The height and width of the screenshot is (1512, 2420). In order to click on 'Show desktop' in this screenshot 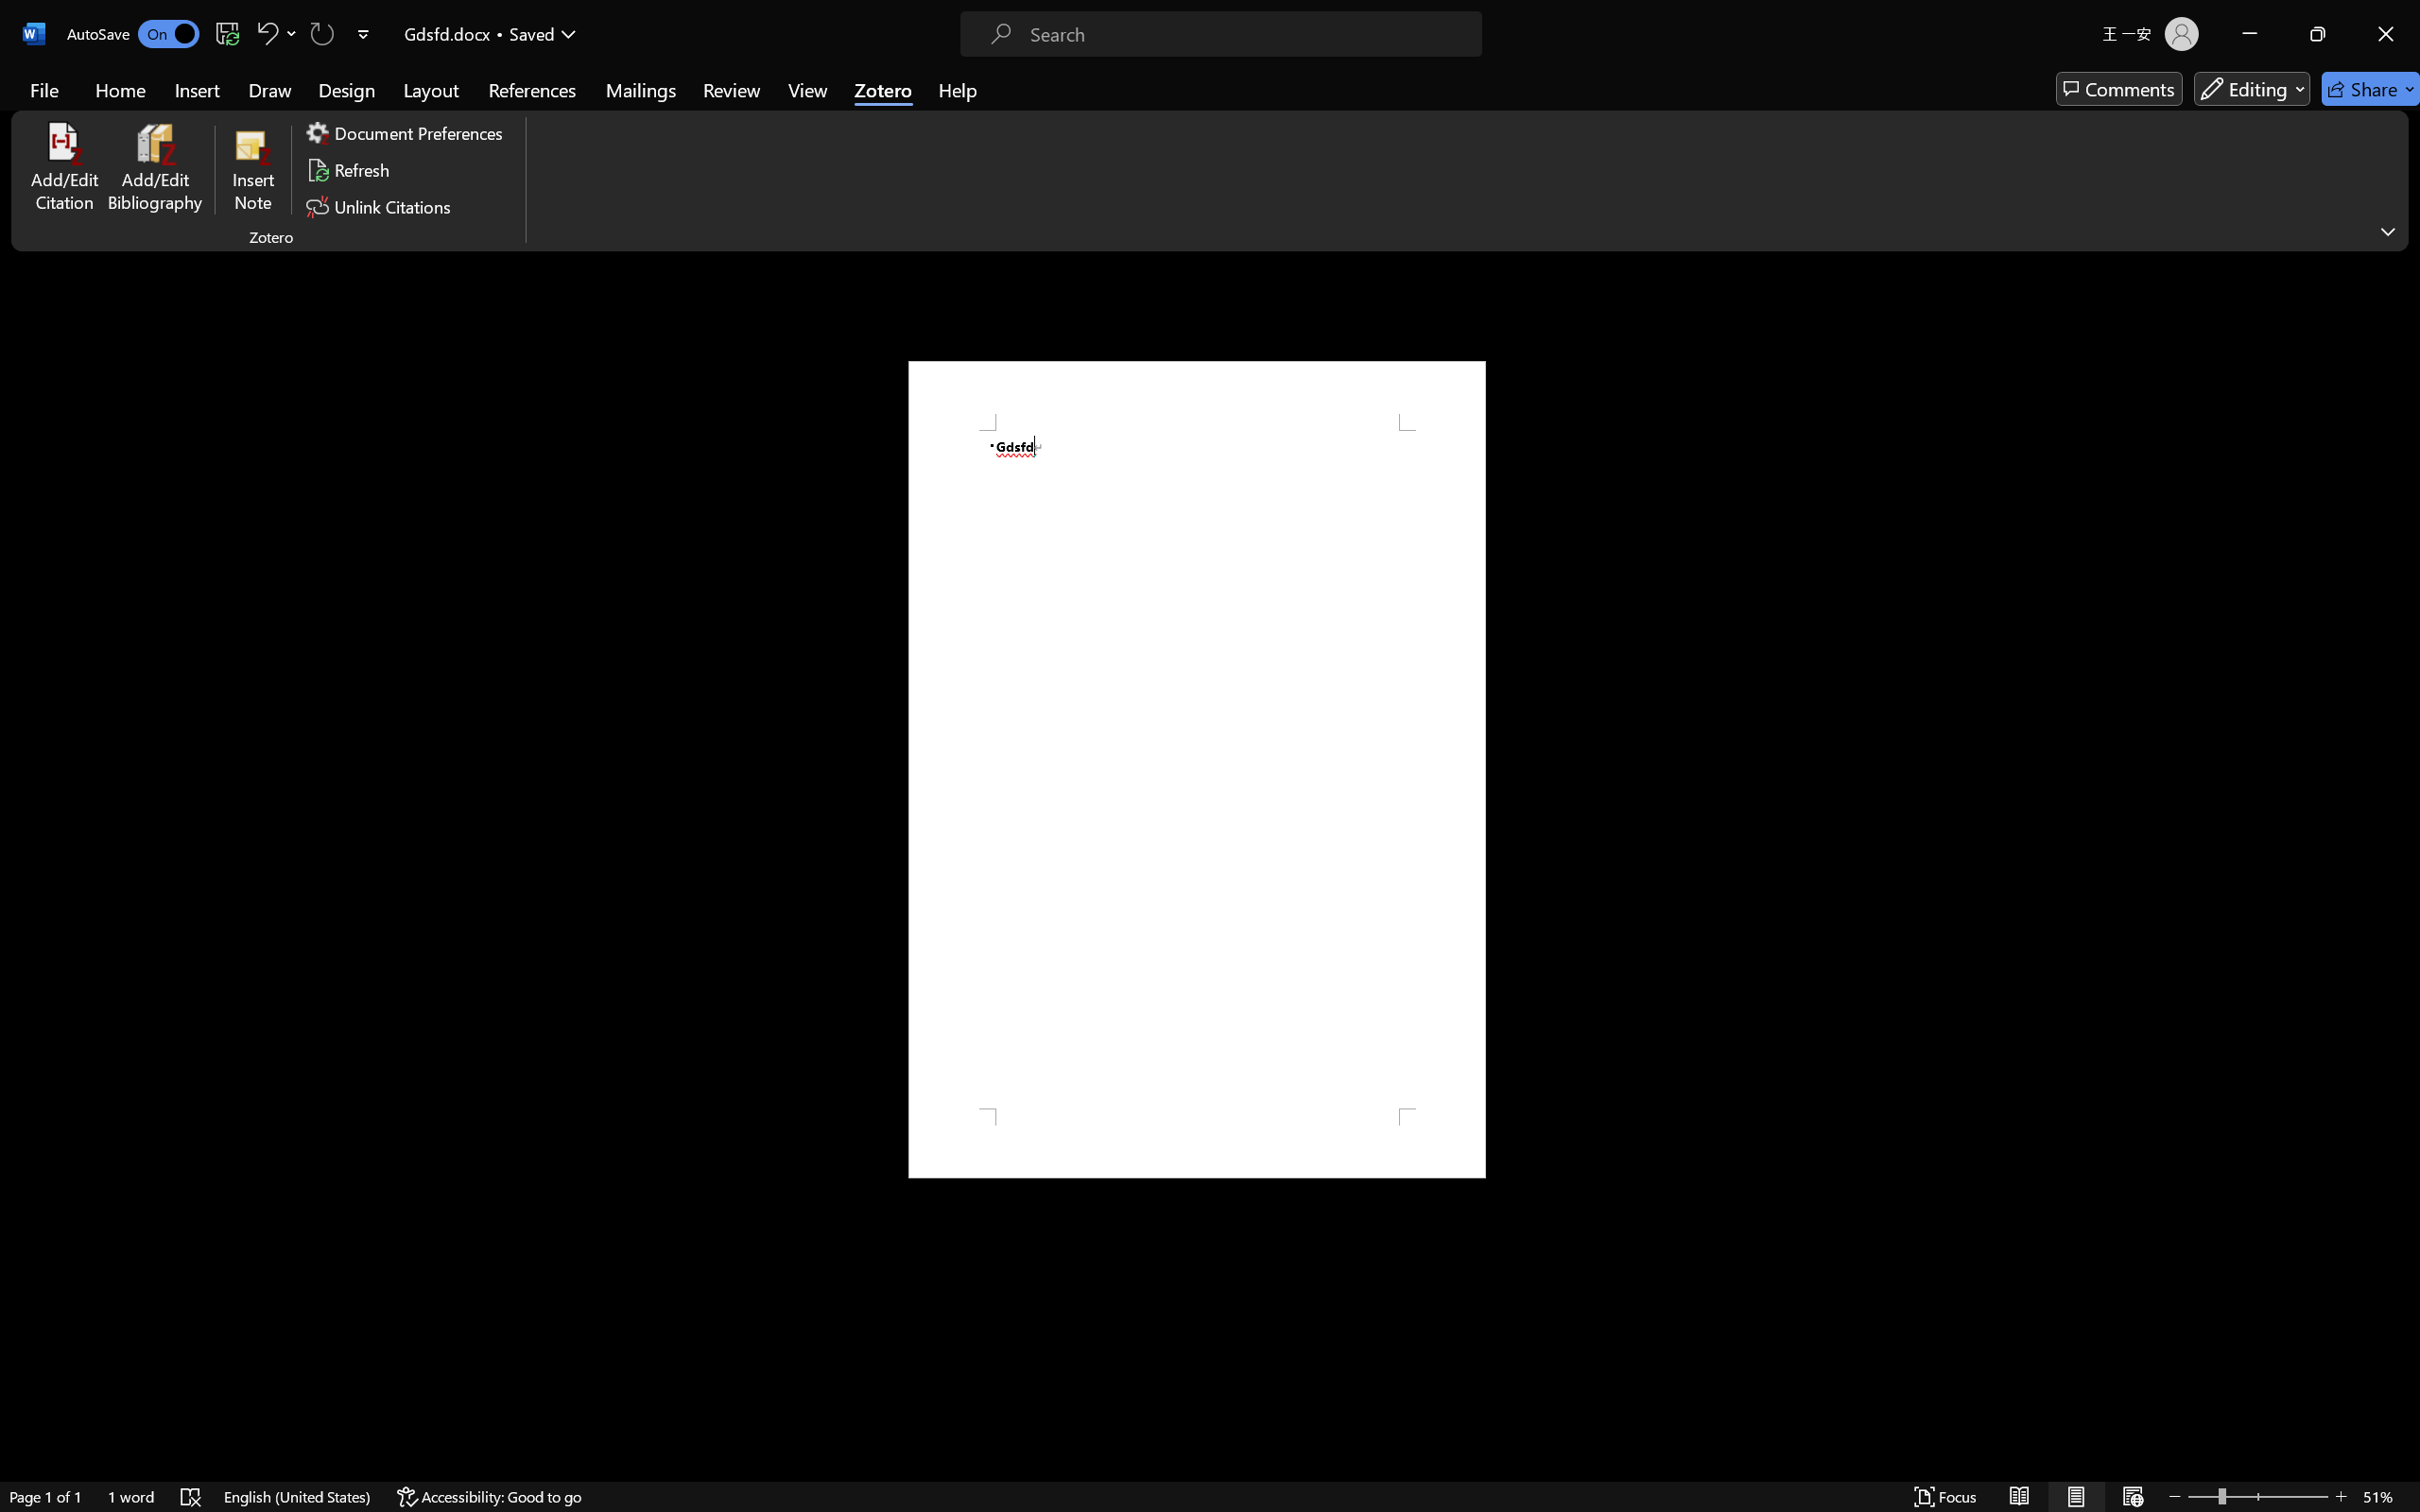, I will do `click(2416, 1489)`.